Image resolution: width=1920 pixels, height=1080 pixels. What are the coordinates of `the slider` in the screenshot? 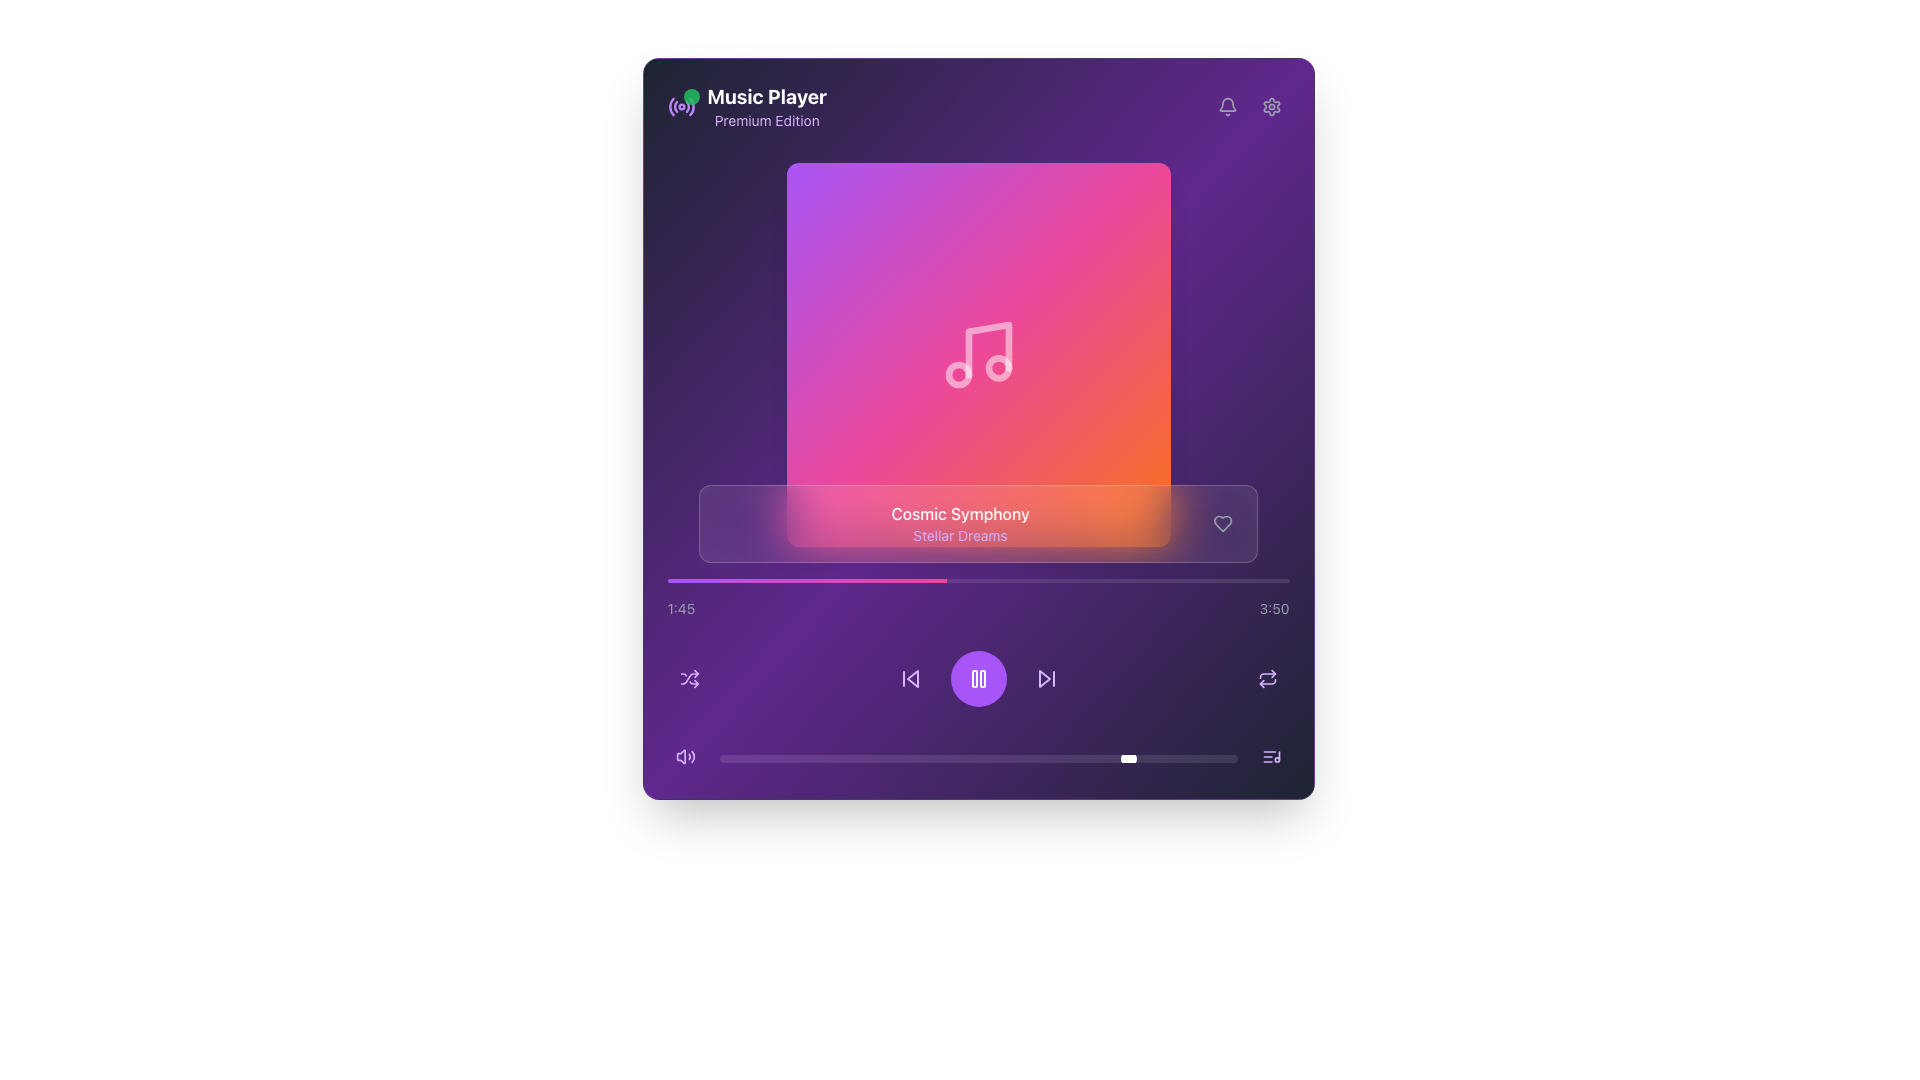 It's located at (864, 759).